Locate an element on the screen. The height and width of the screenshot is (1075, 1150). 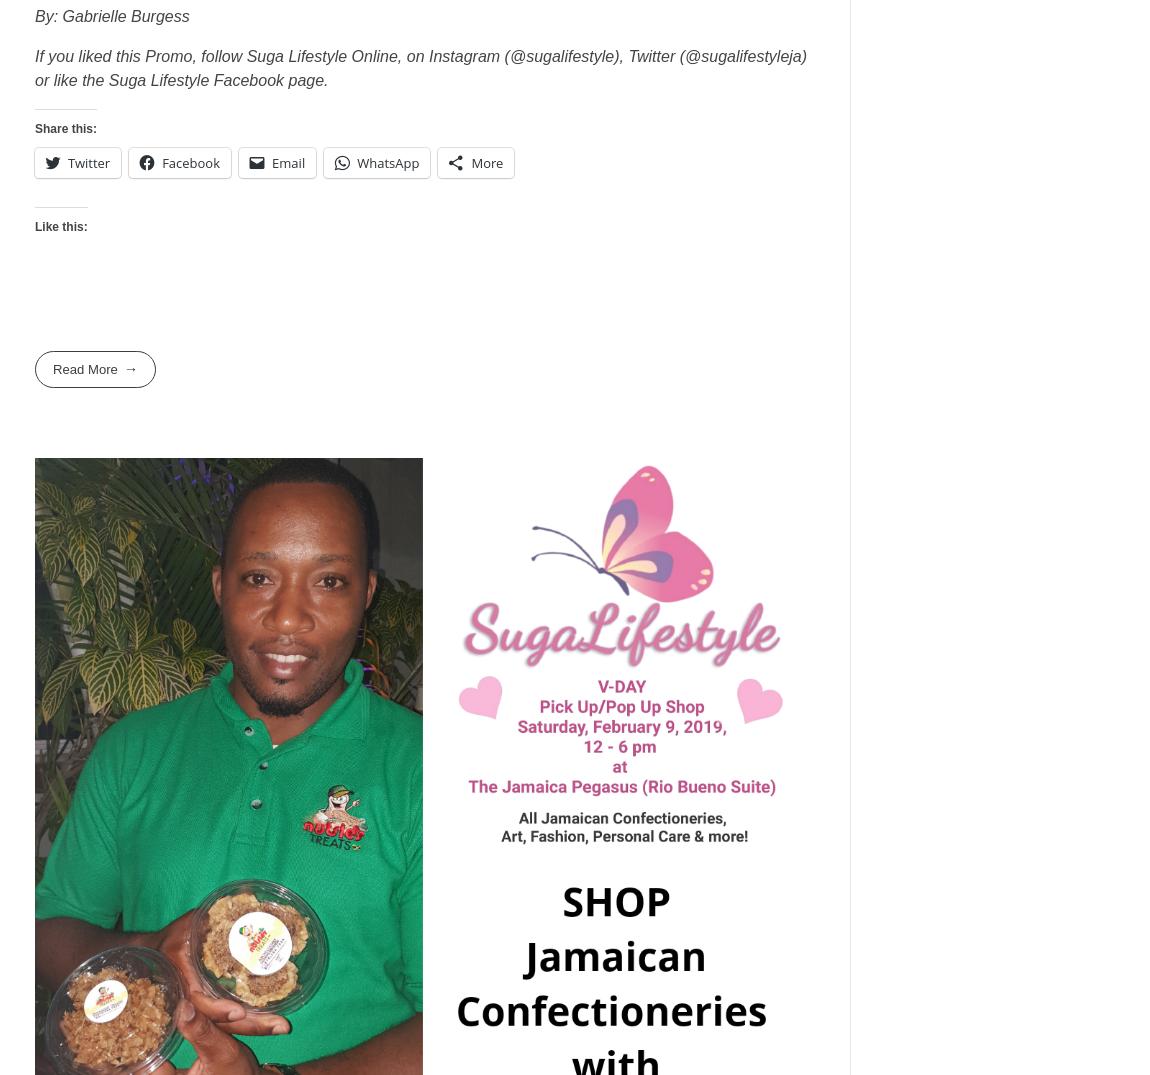
'WhatsApp' is located at coordinates (388, 162).